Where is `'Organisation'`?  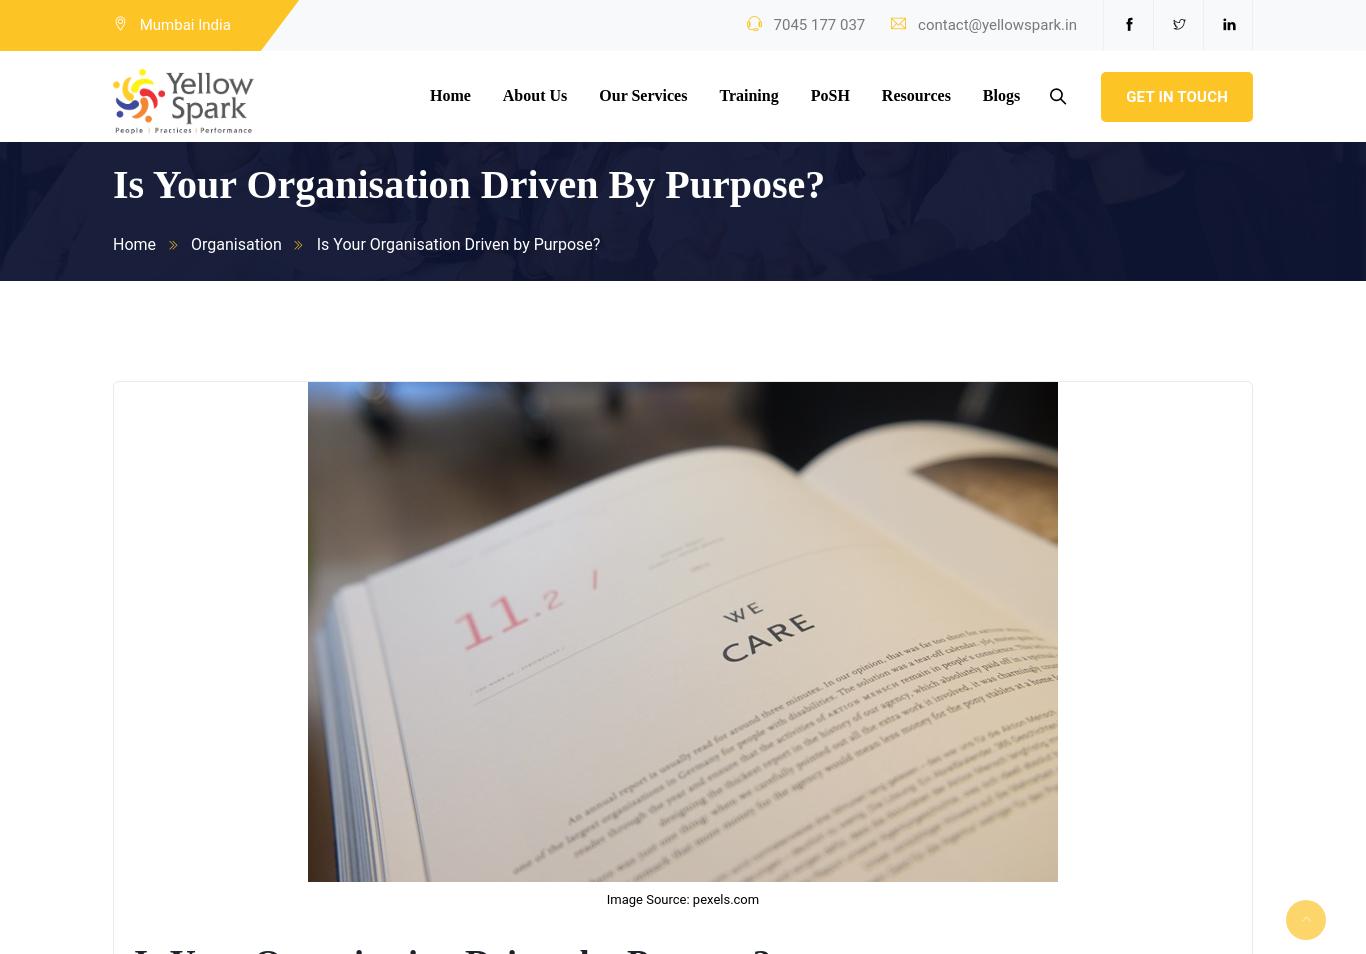
'Organisation' is located at coordinates (236, 244).